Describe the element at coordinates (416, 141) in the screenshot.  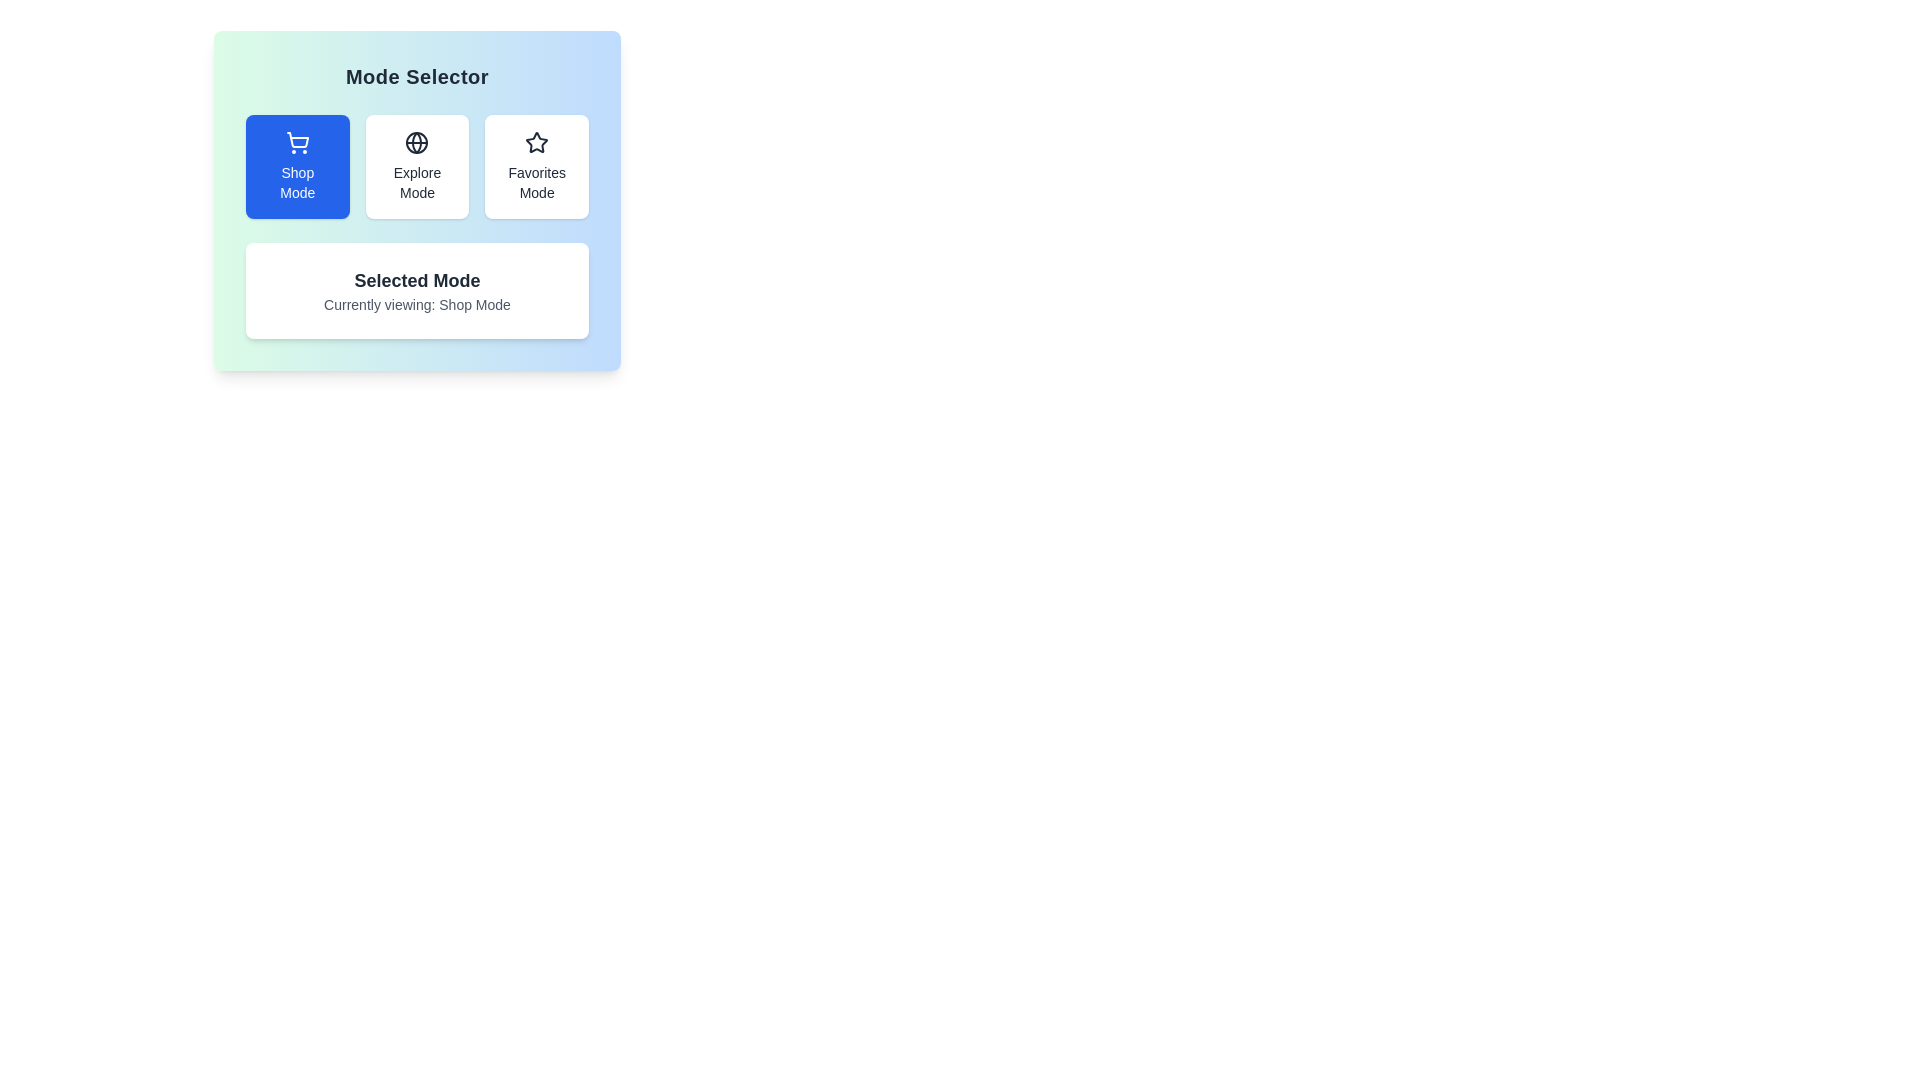
I see `the globe icon, which is represented by a circular SVG element located at the center of a mode selection row` at that location.